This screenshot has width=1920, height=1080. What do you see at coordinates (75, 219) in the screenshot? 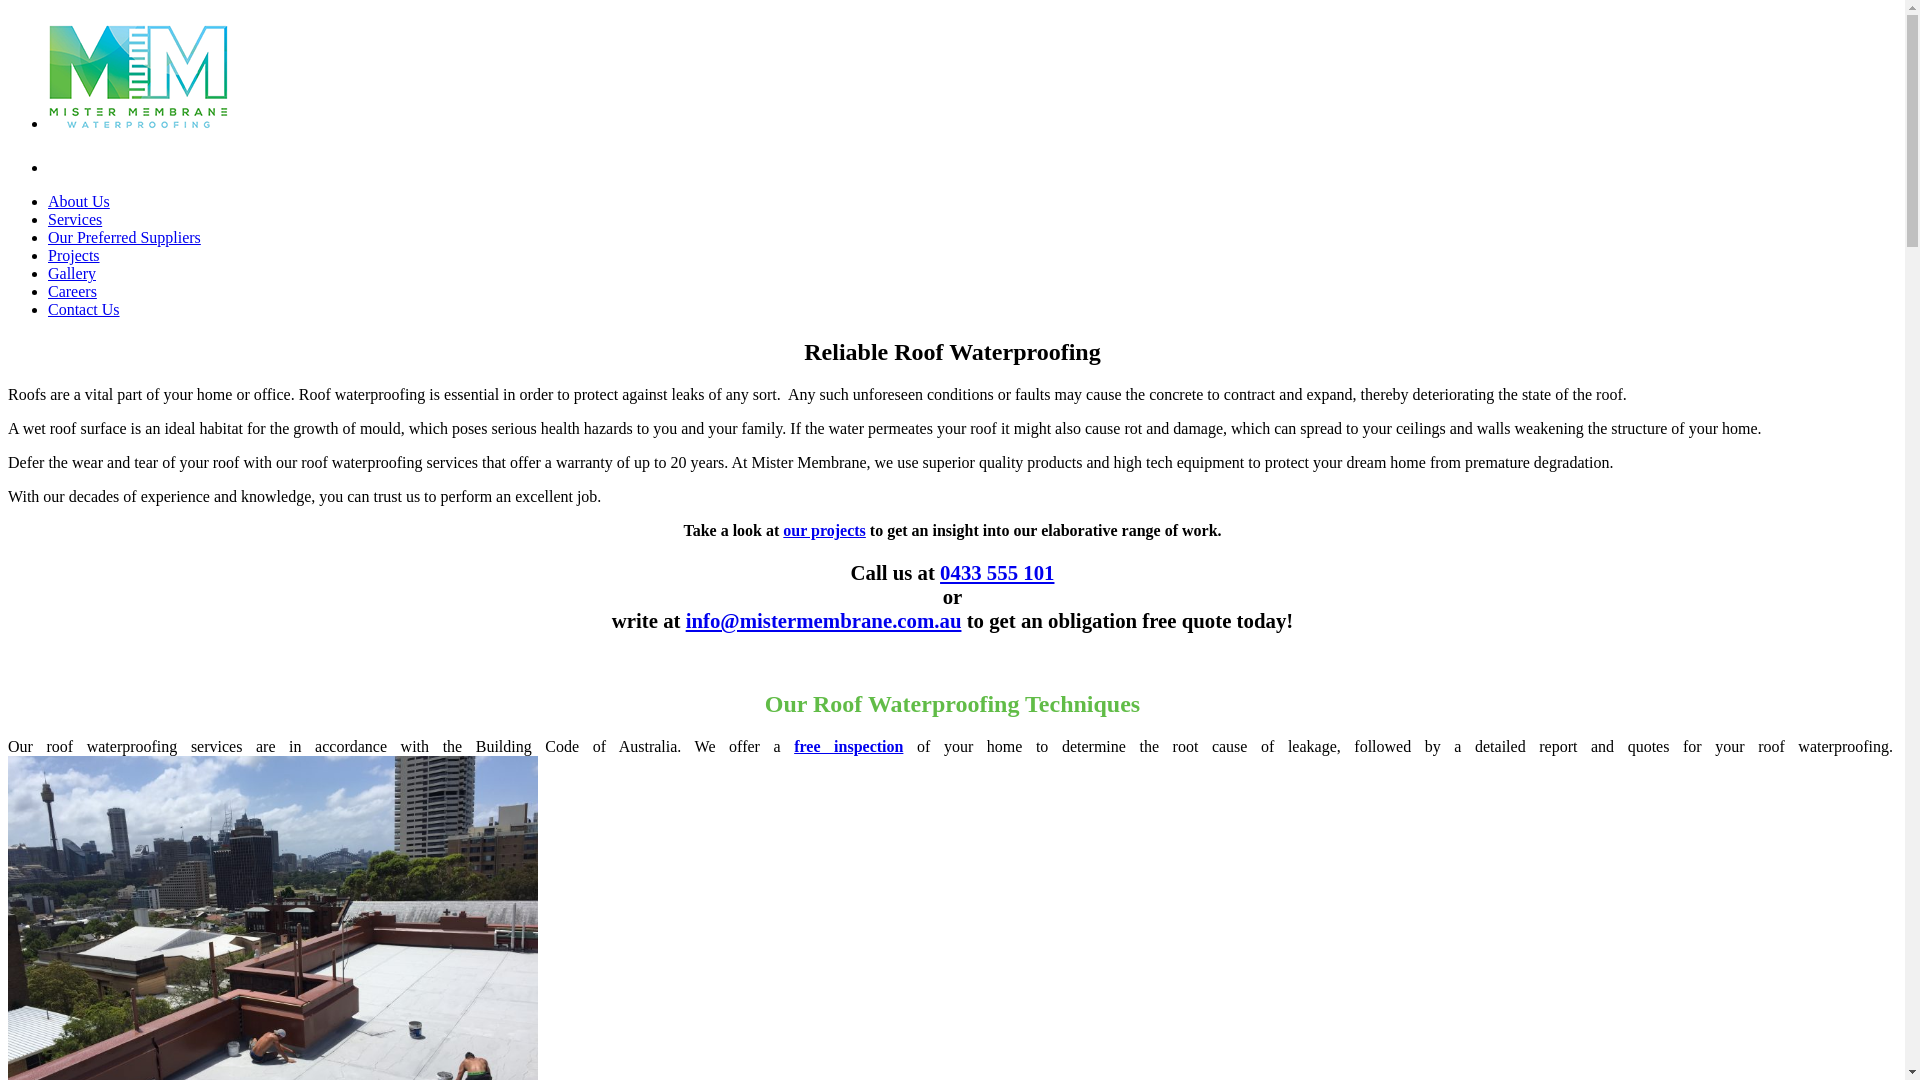
I see `'Services'` at bounding box center [75, 219].